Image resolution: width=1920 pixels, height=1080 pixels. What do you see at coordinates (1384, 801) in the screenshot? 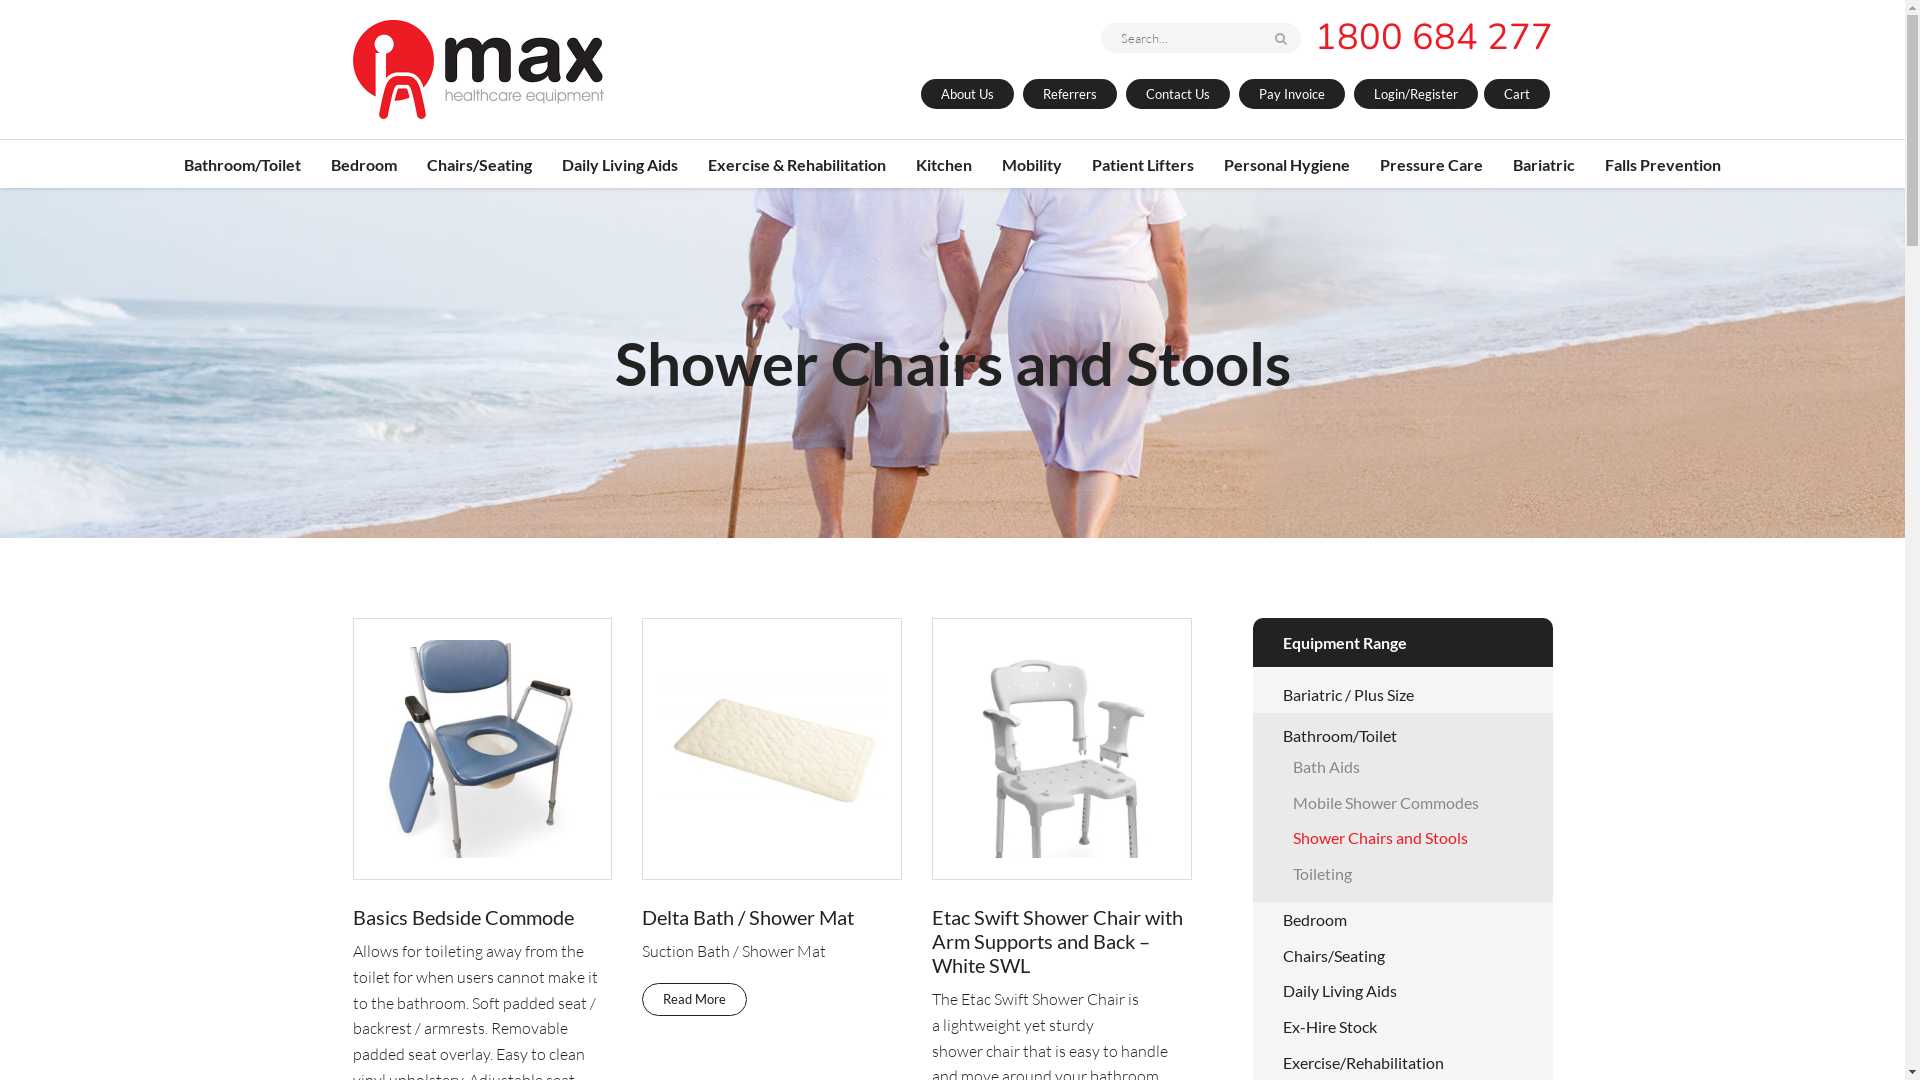
I see `'Mobile Shower Commodes'` at bounding box center [1384, 801].